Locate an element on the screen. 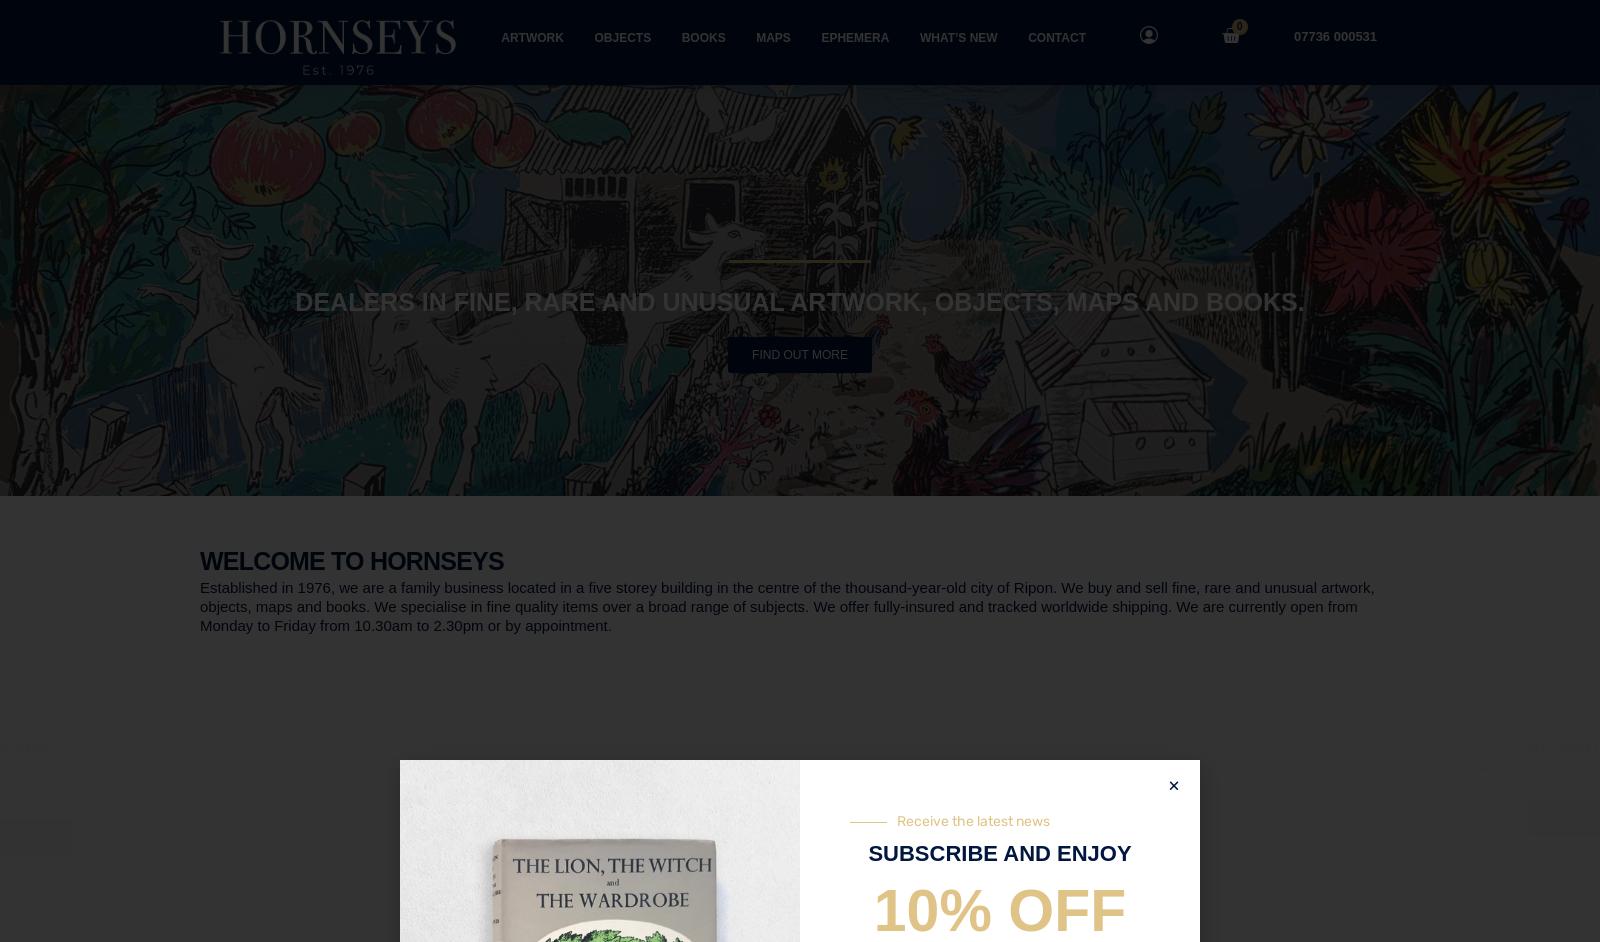  'Search for a particular product' is located at coordinates (799, 757).